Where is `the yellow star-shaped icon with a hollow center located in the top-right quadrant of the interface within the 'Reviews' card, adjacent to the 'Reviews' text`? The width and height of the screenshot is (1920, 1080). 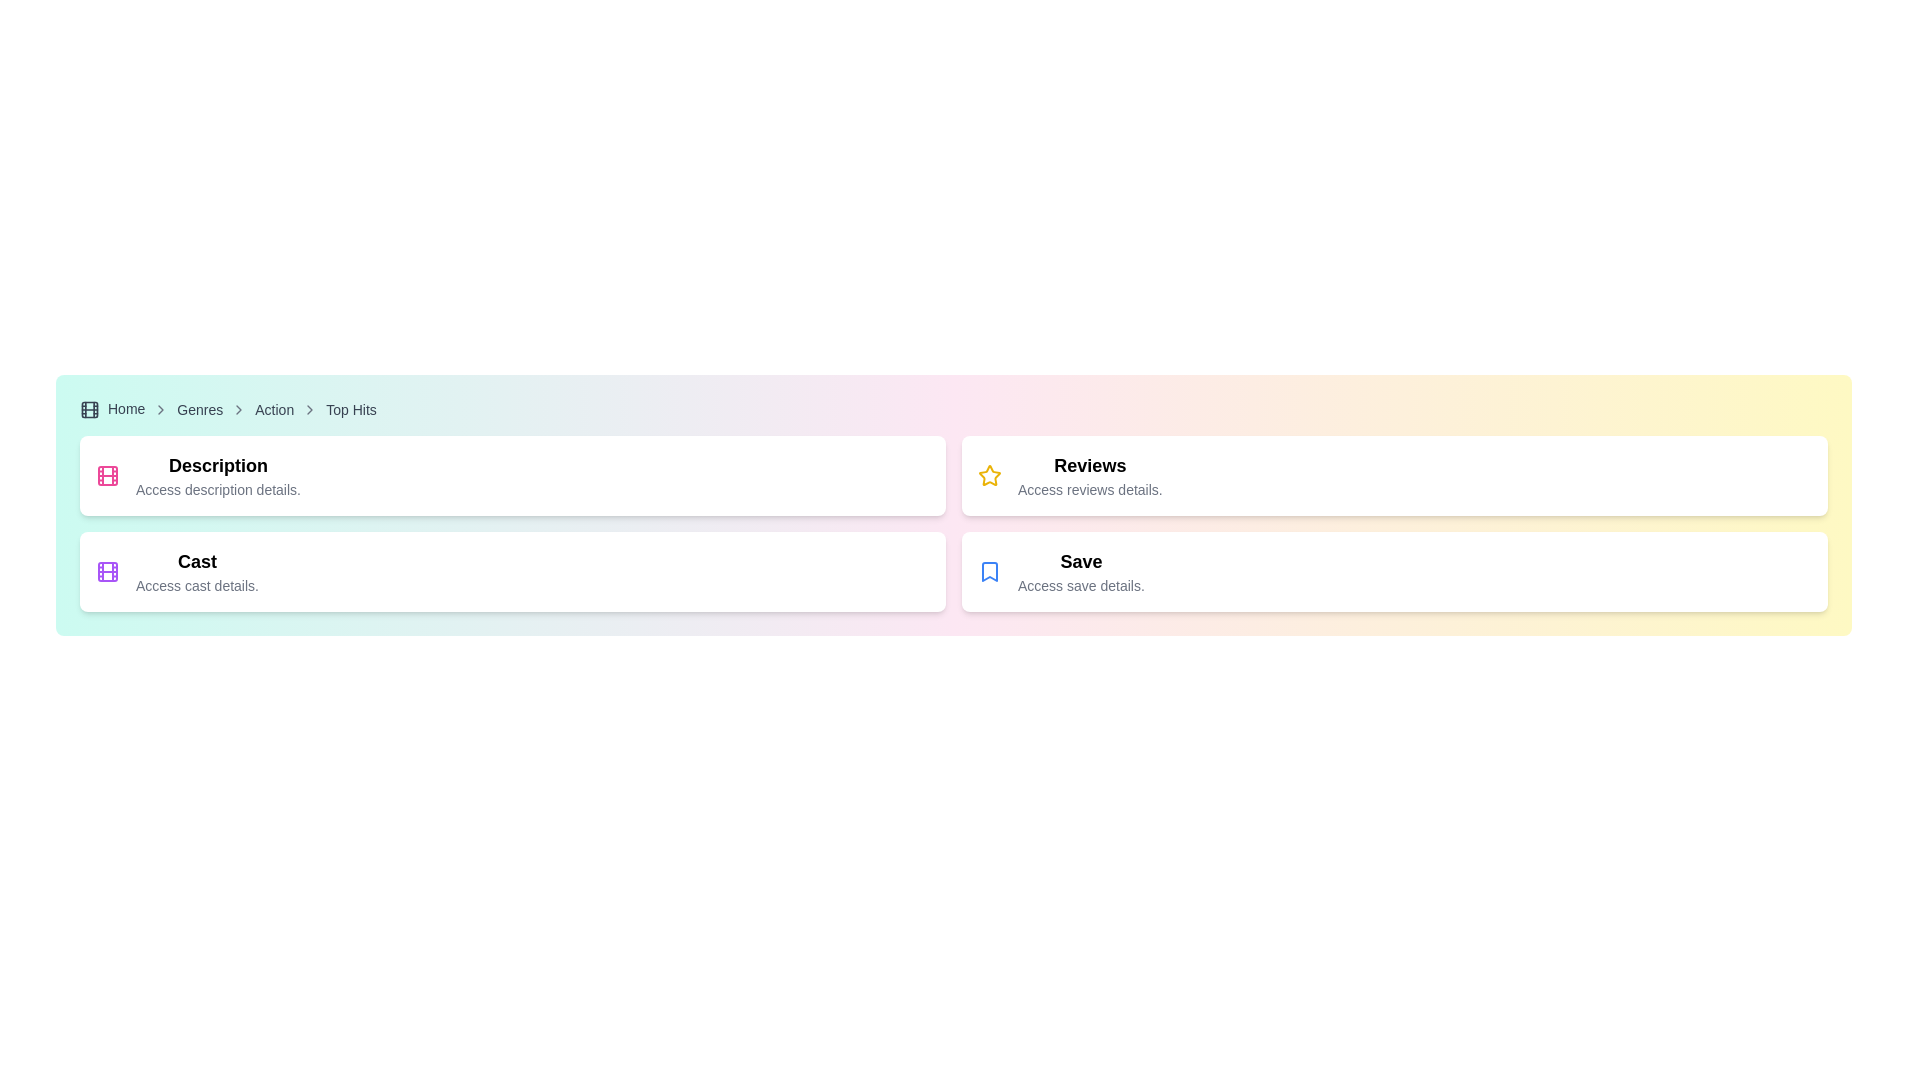
the yellow star-shaped icon with a hollow center located in the top-right quadrant of the interface within the 'Reviews' card, adjacent to the 'Reviews' text is located at coordinates (989, 475).